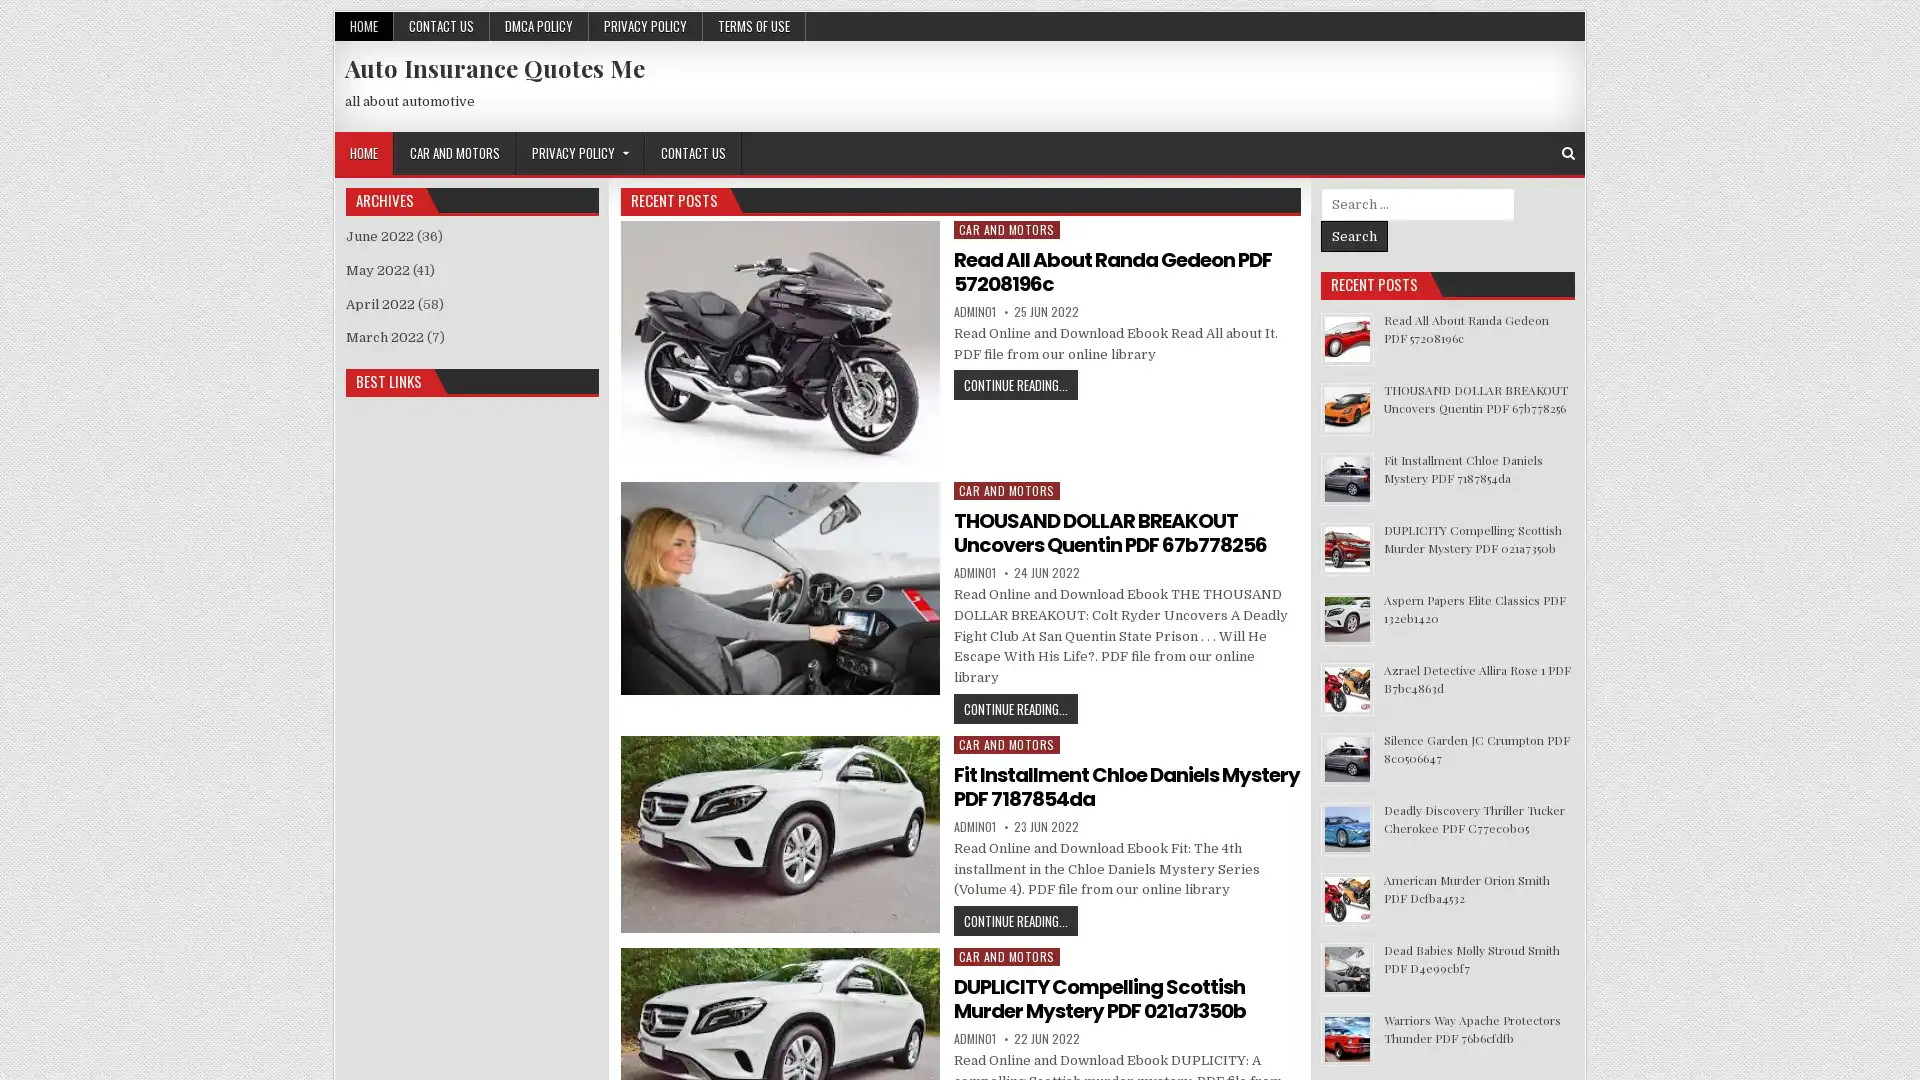  What do you see at coordinates (1354, 235) in the screenshot?
I see `Search` at bounding box center [1354, 235].